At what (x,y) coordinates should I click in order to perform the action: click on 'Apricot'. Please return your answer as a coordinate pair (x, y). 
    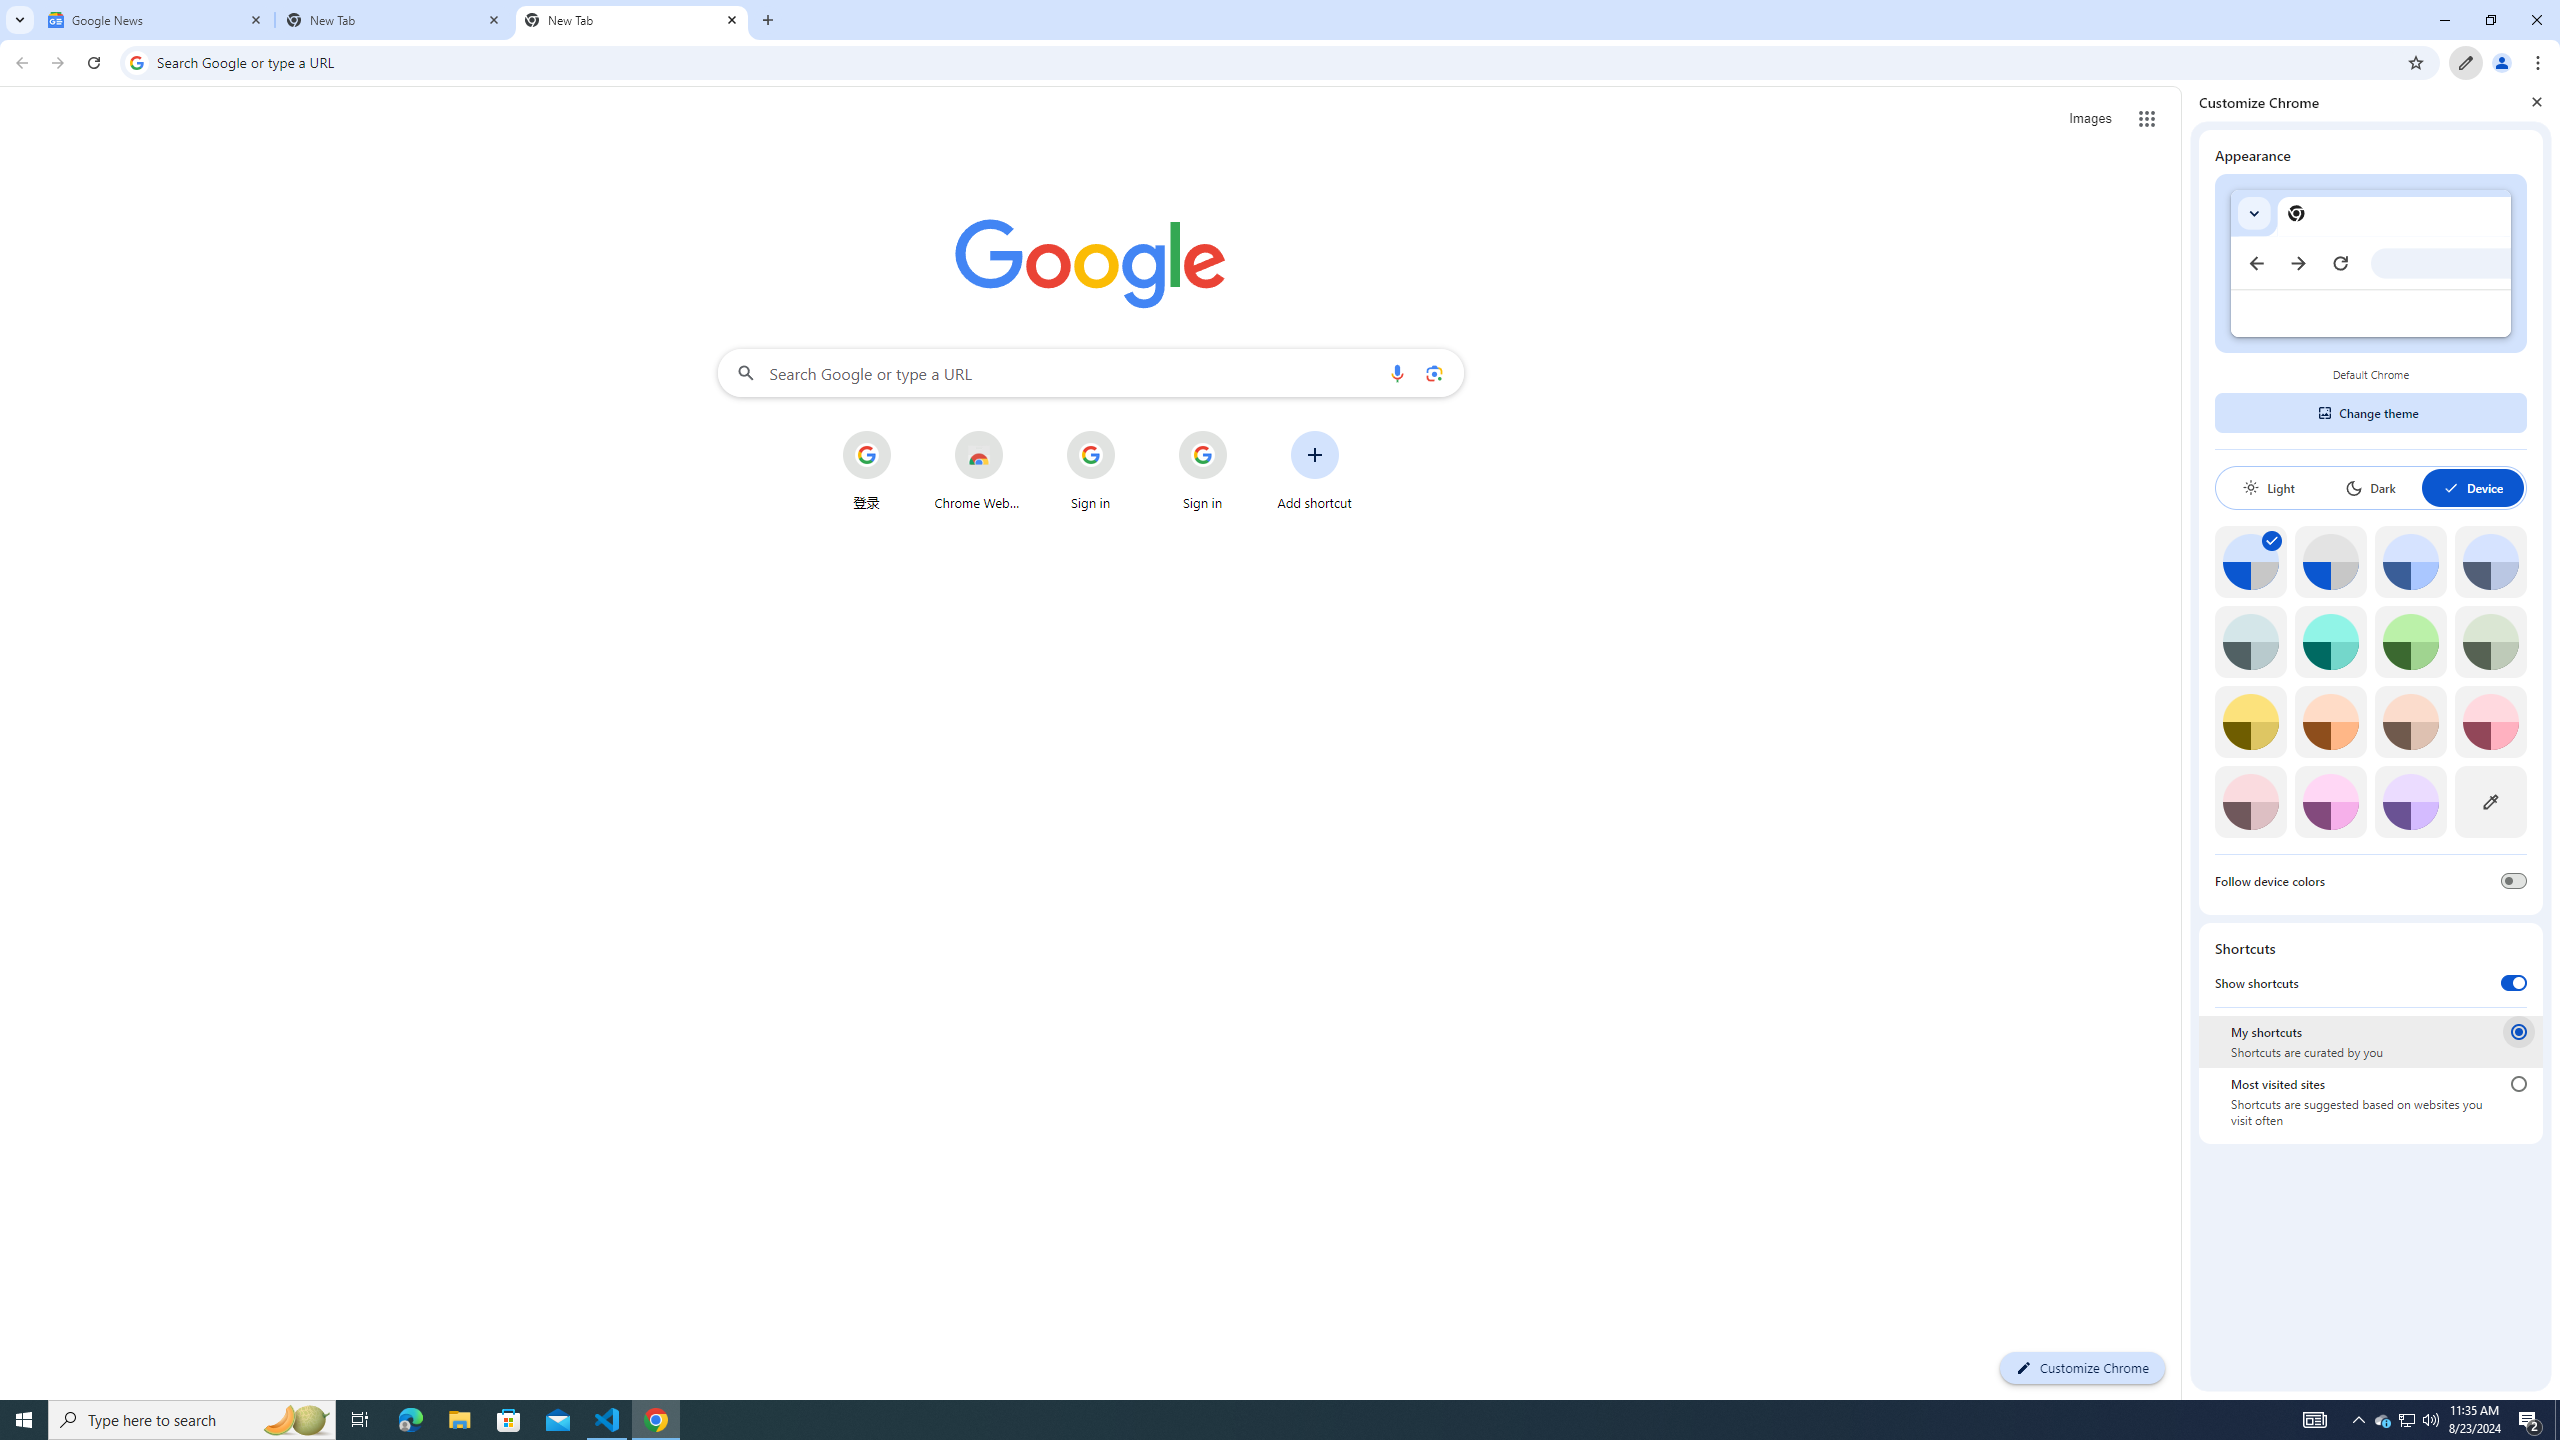
    Looking at the image, I should click on (2410, 720).